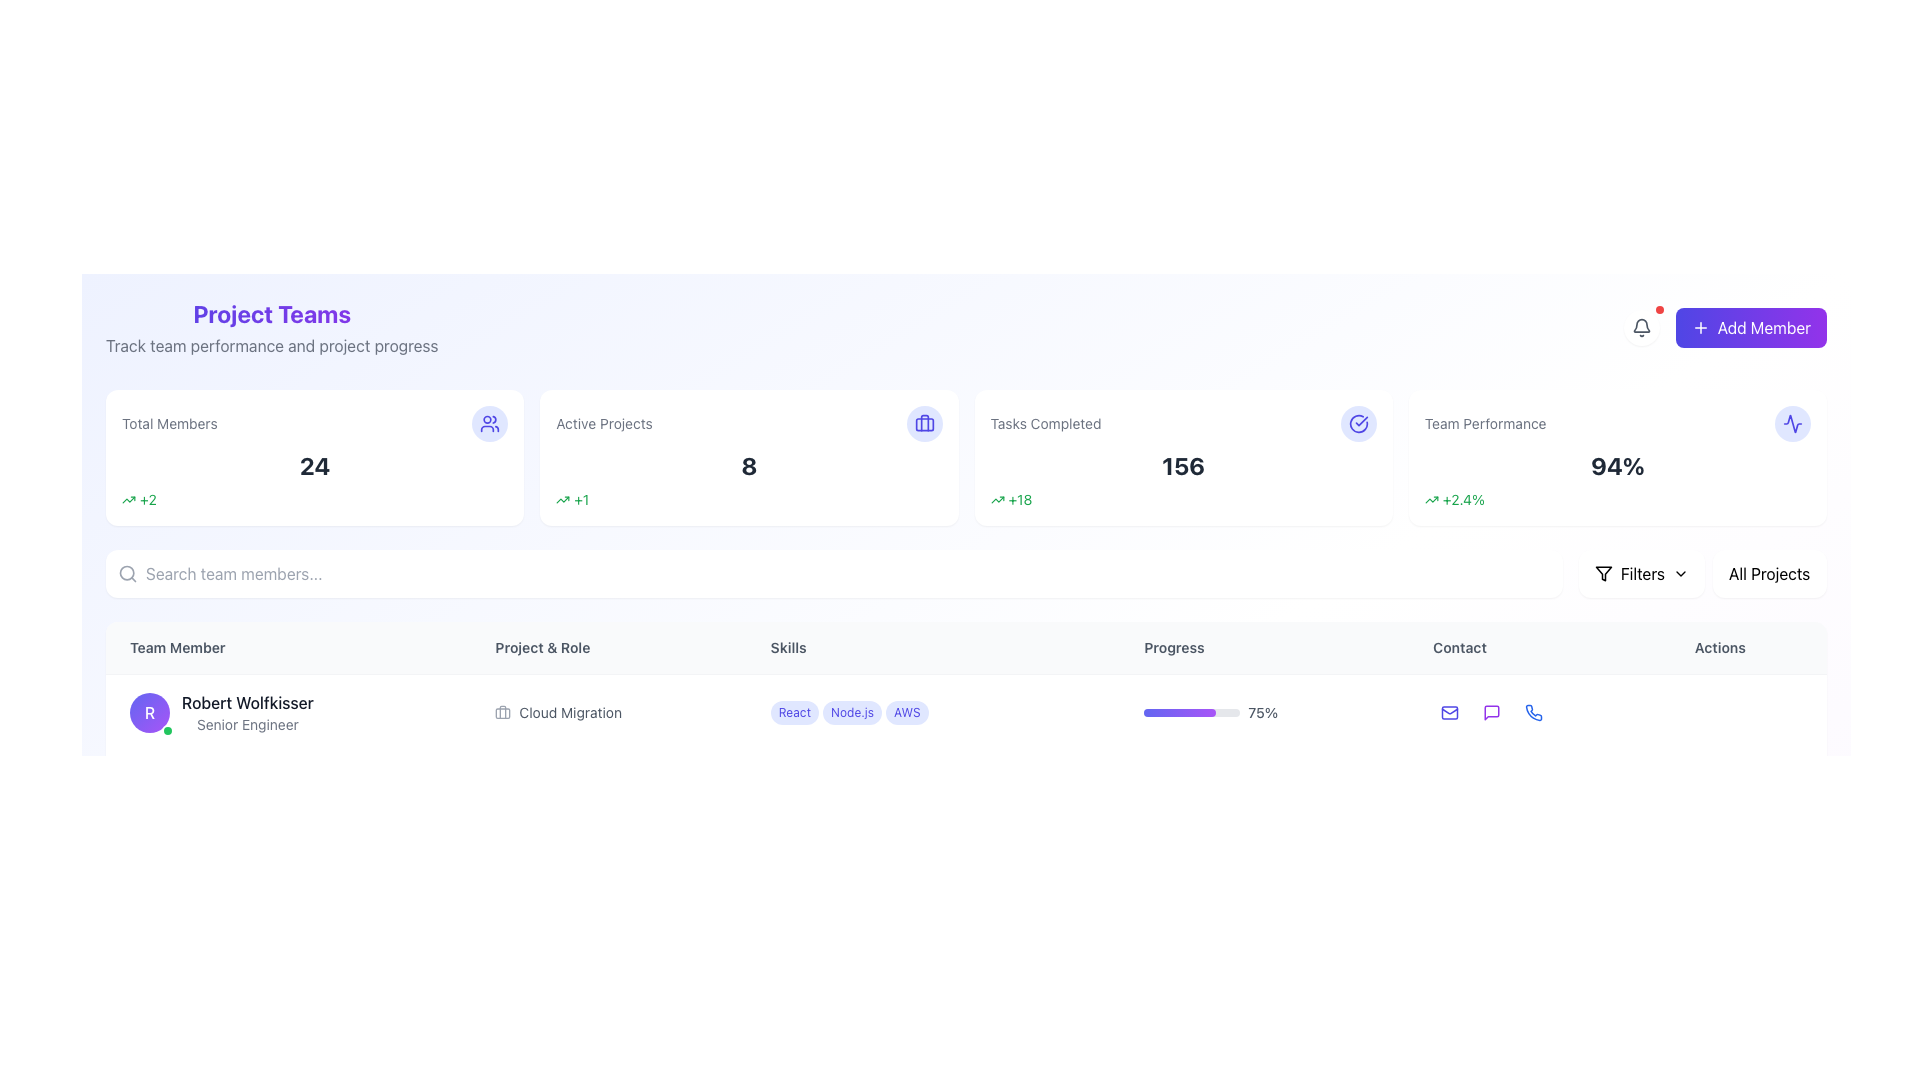 This screenshot has height=1080, width=1920. Describe the element at coordinates (1747, 712) in the screenshot. I see `the context menu button in the 'Actions' column for the user 'Robert Wolfkisser'` at that location.